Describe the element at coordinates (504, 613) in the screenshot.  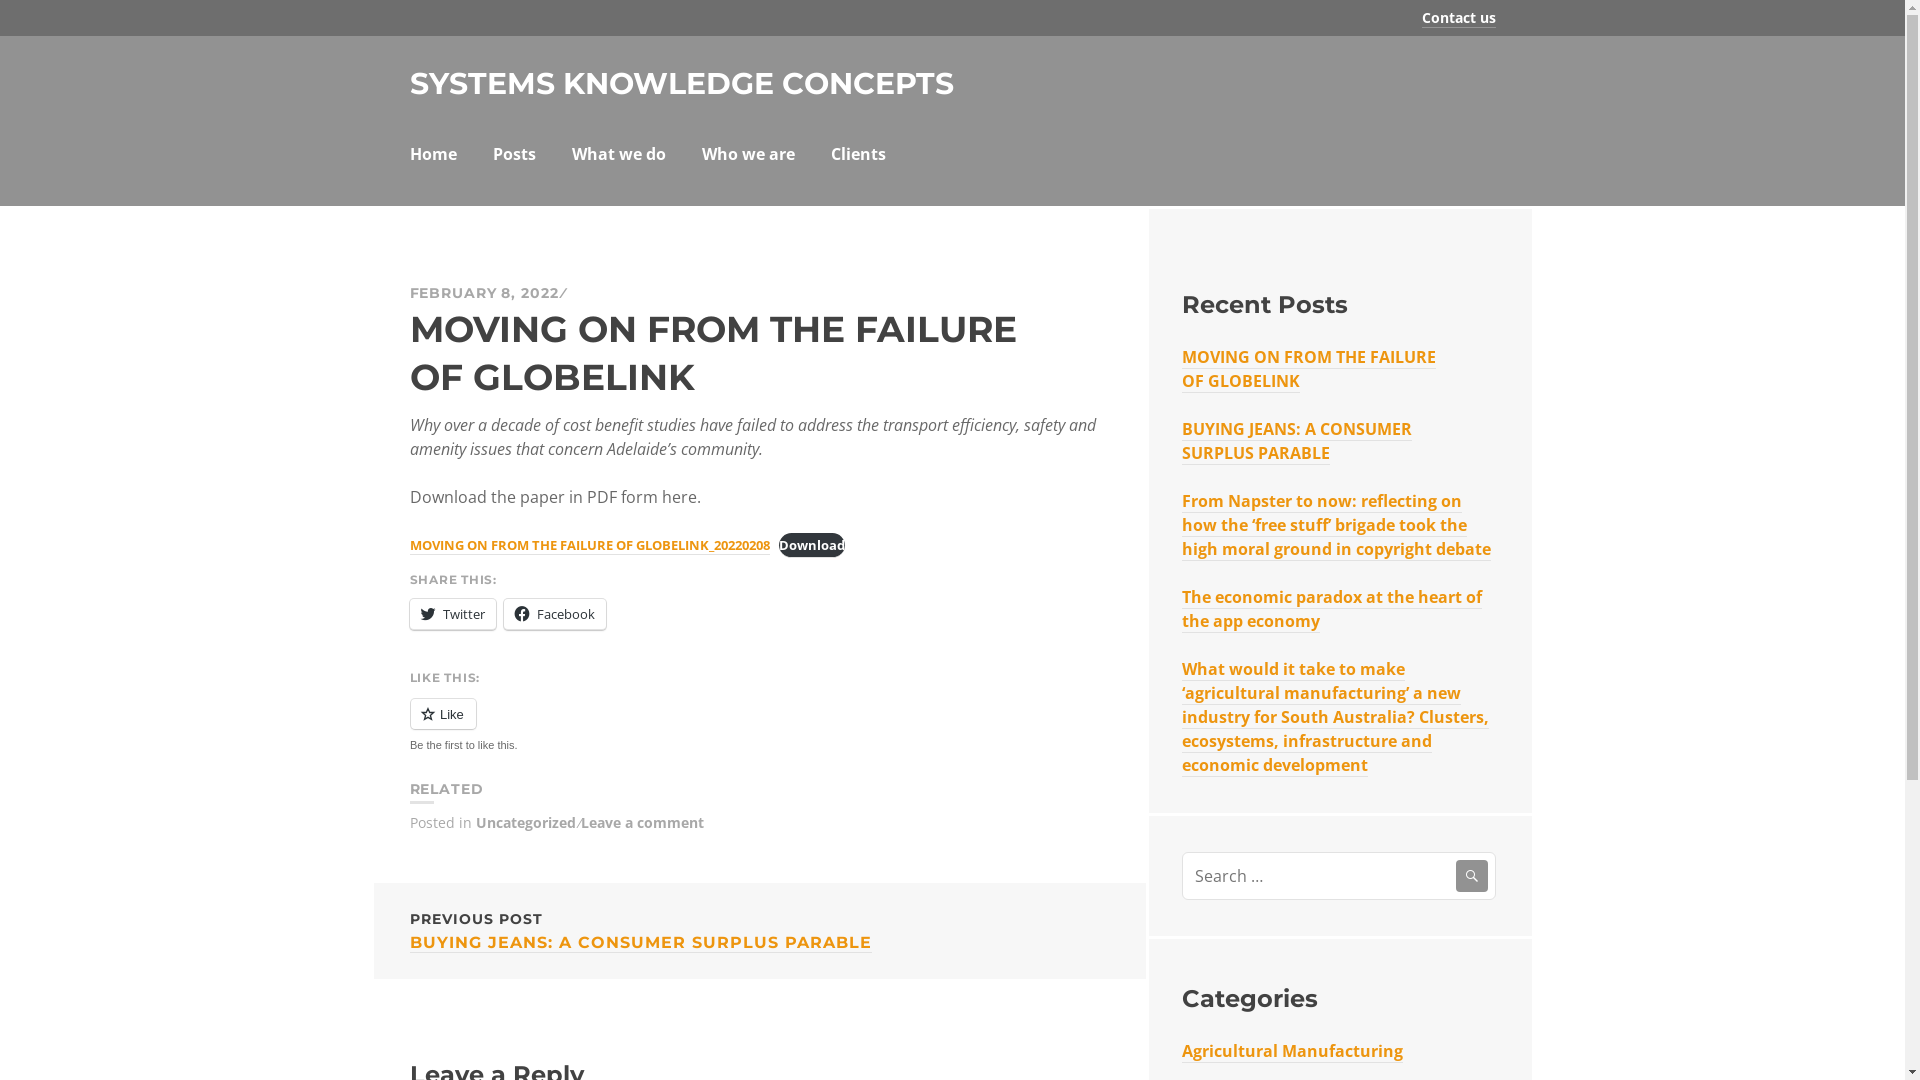
I see `'Facebook'` at that location.